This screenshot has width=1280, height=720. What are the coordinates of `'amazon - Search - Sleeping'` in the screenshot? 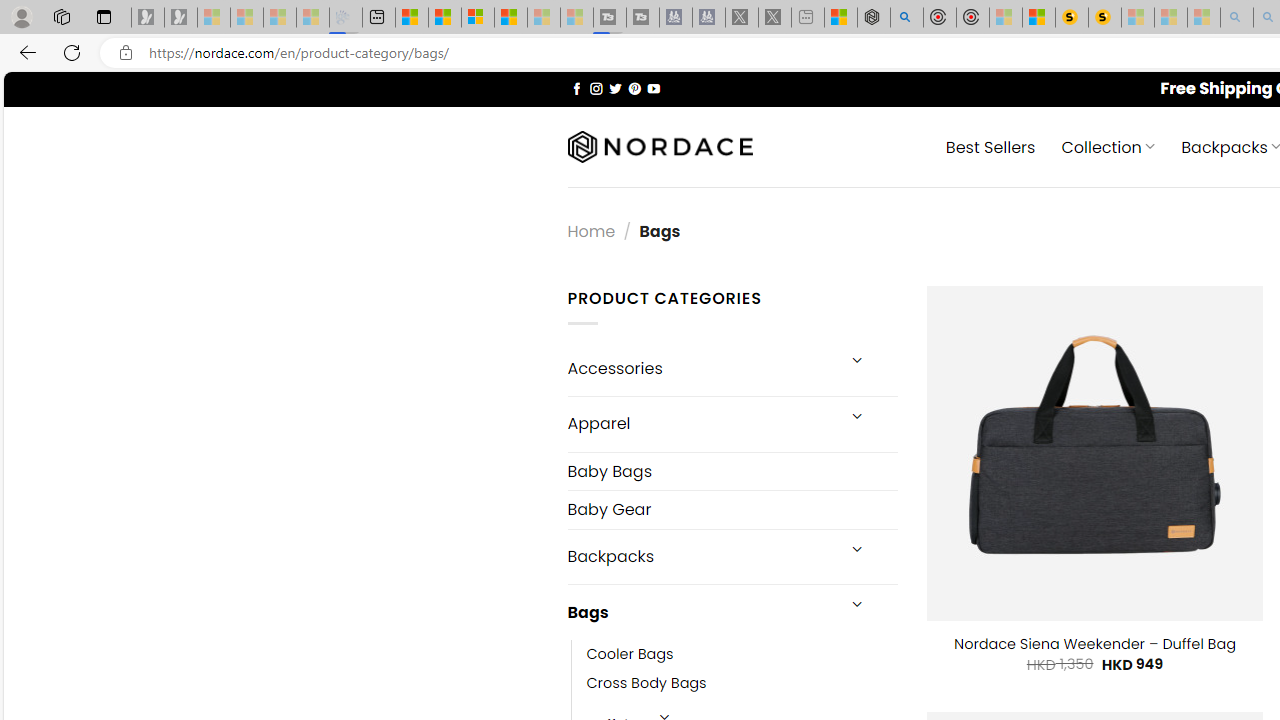 It's located at (1236, 17).